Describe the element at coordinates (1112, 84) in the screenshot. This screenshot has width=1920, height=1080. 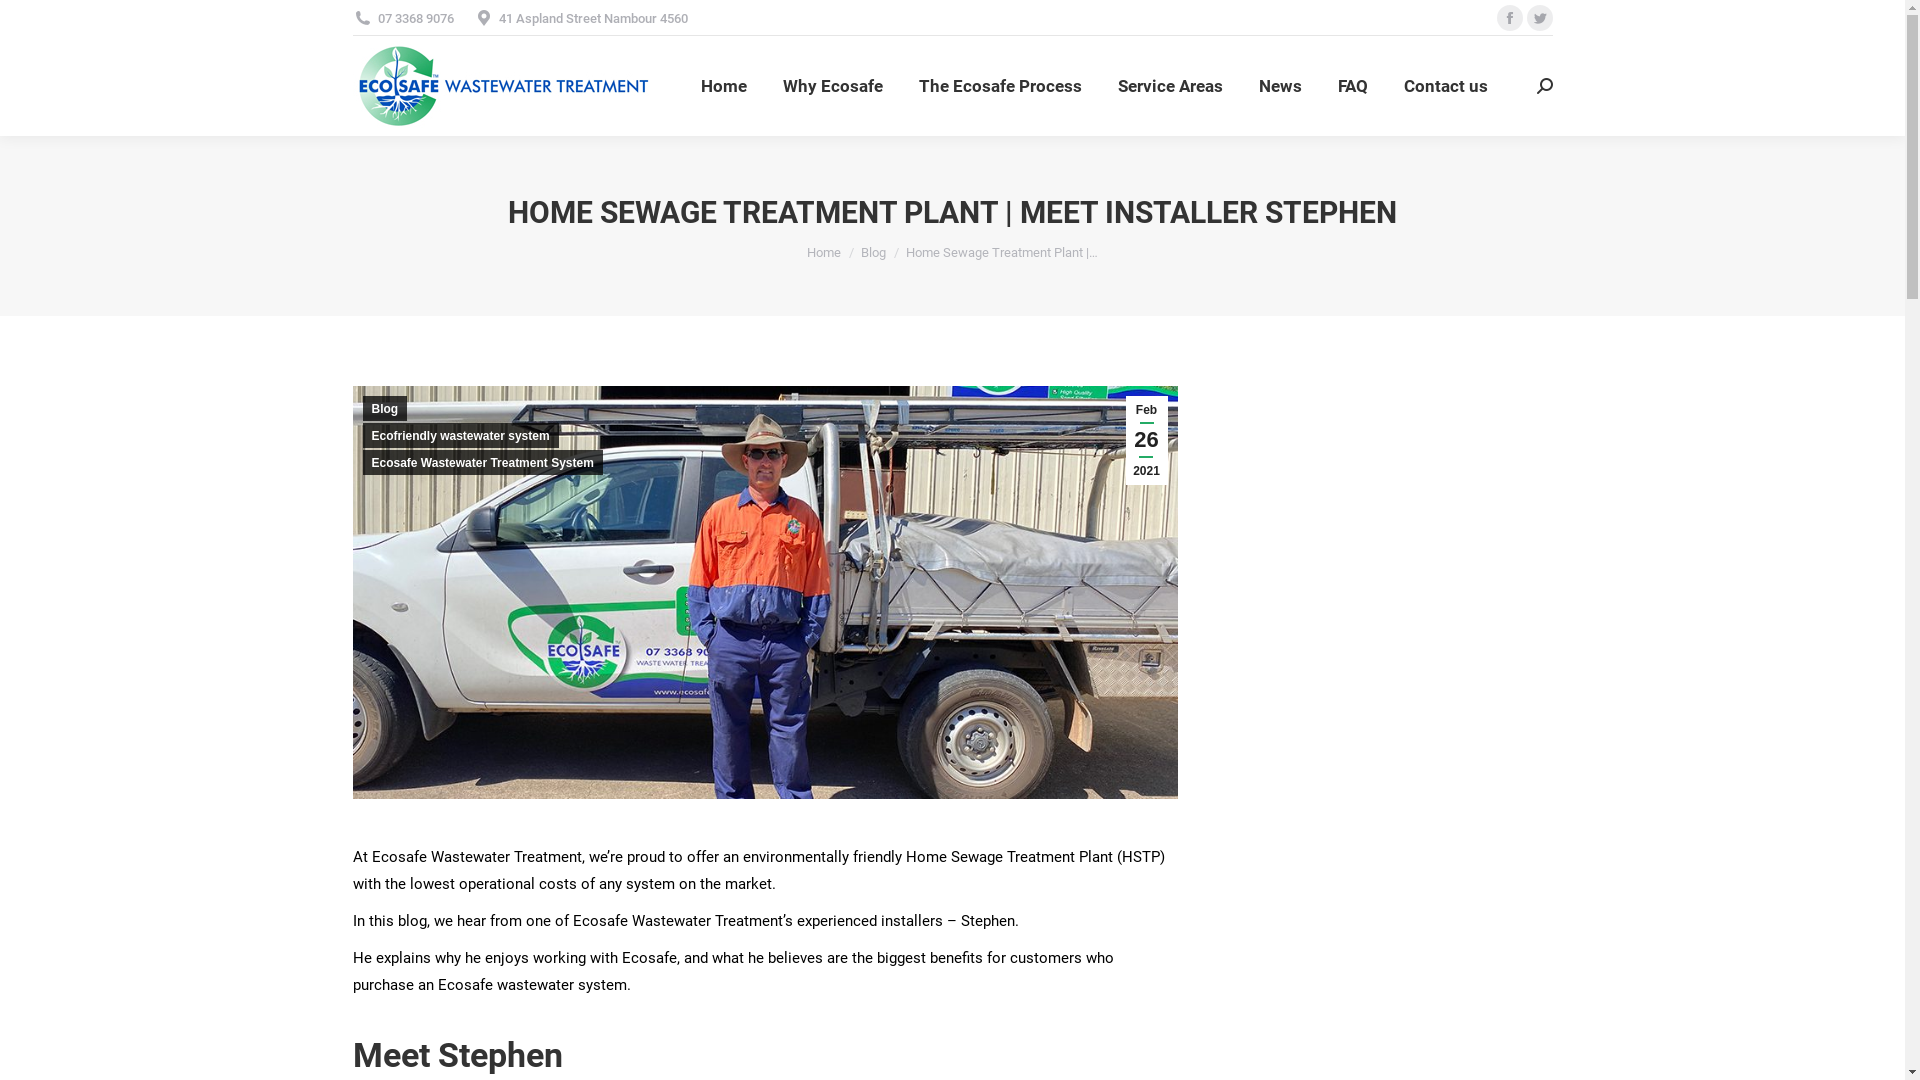
I see `'Service Areas'` at that location.